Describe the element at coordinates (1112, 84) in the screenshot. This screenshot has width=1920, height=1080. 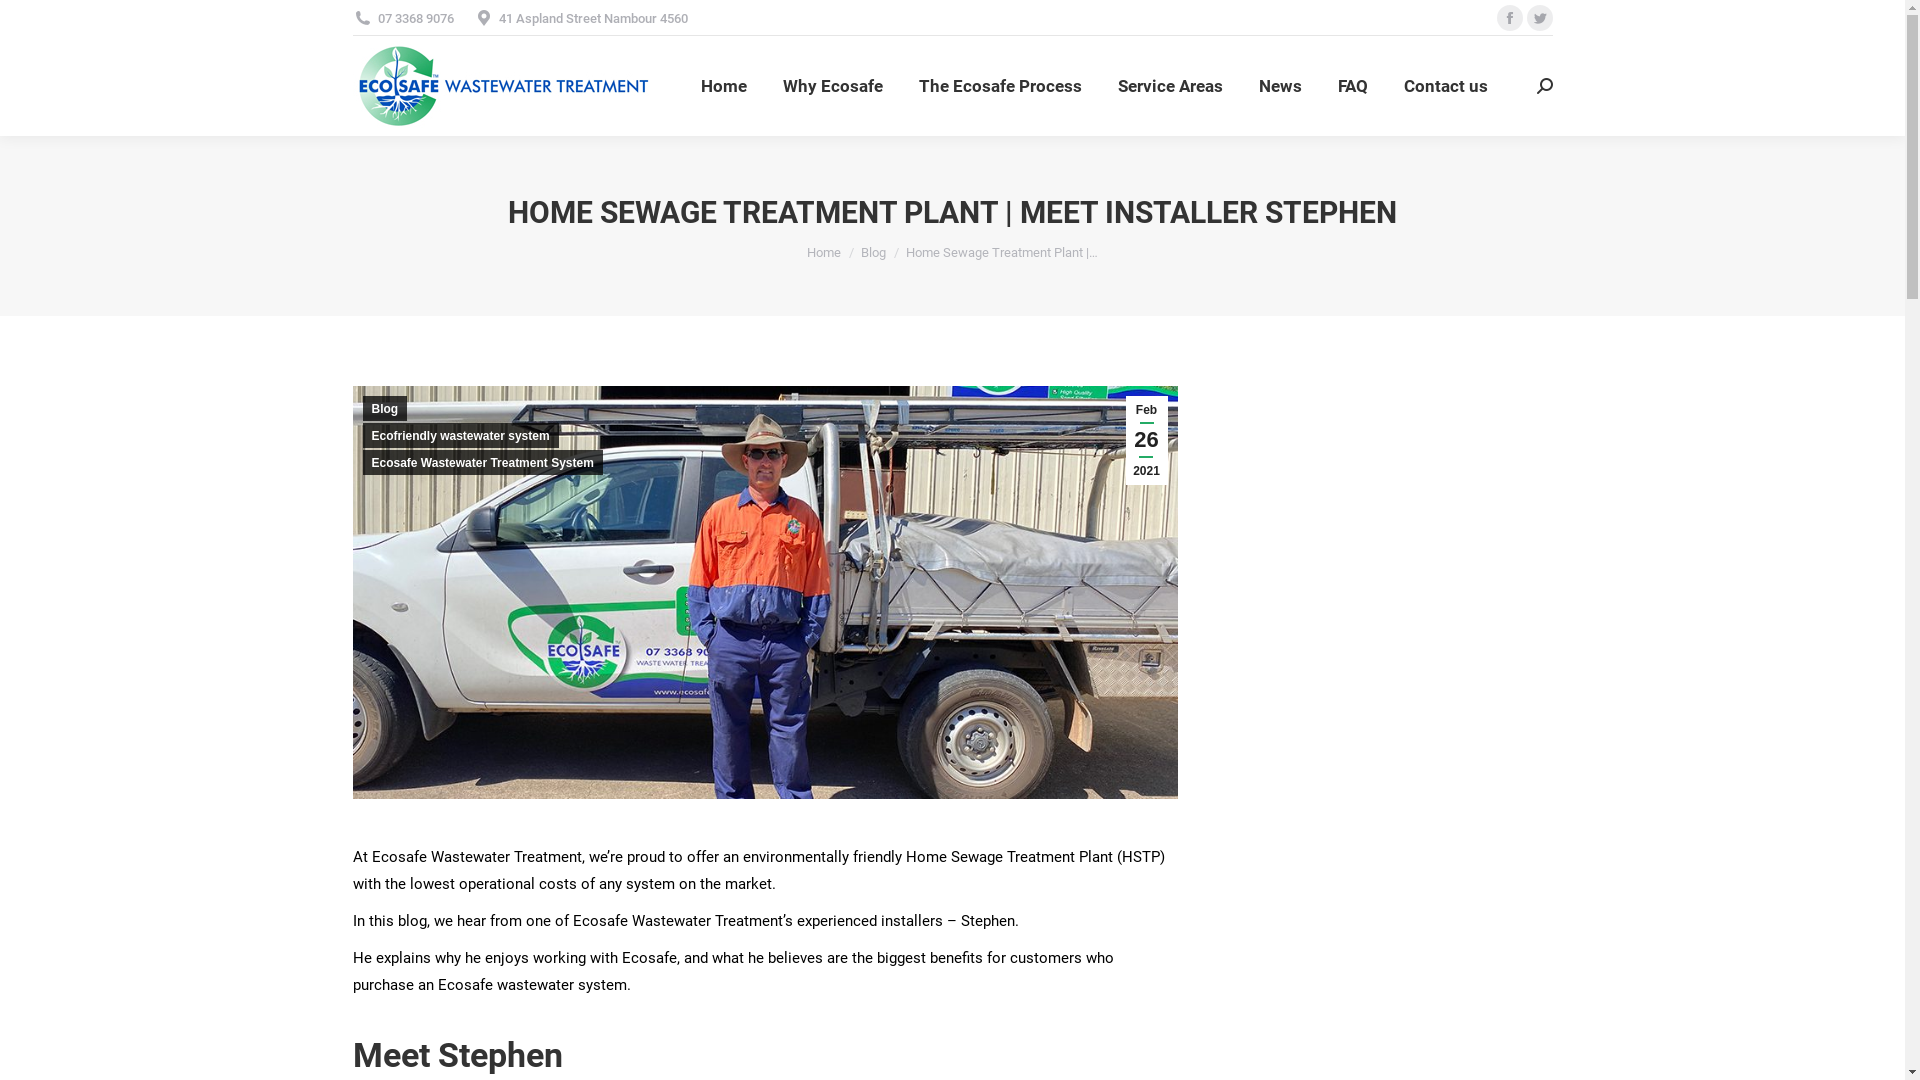
I see `'Service Areas'` at that location.